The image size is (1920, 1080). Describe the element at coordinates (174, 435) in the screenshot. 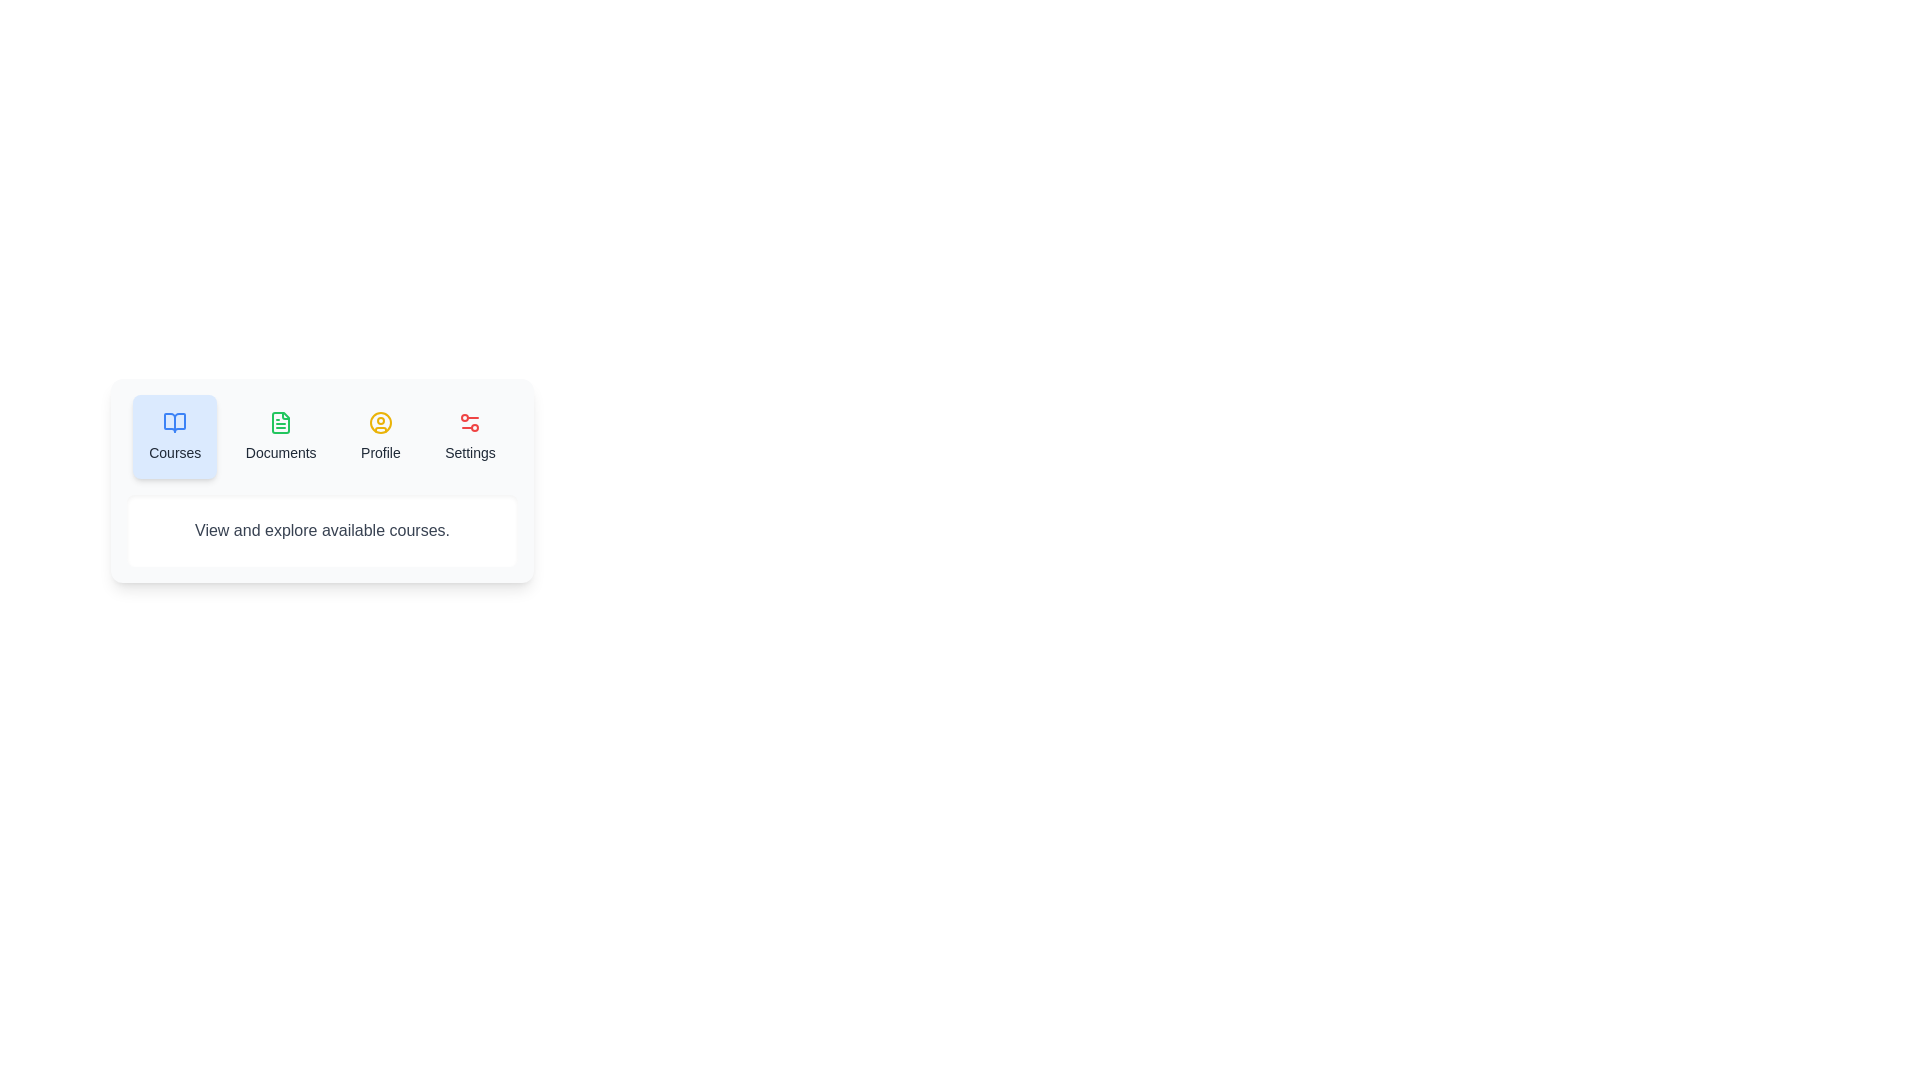

I see `the Courses tab to view its content` at that location.